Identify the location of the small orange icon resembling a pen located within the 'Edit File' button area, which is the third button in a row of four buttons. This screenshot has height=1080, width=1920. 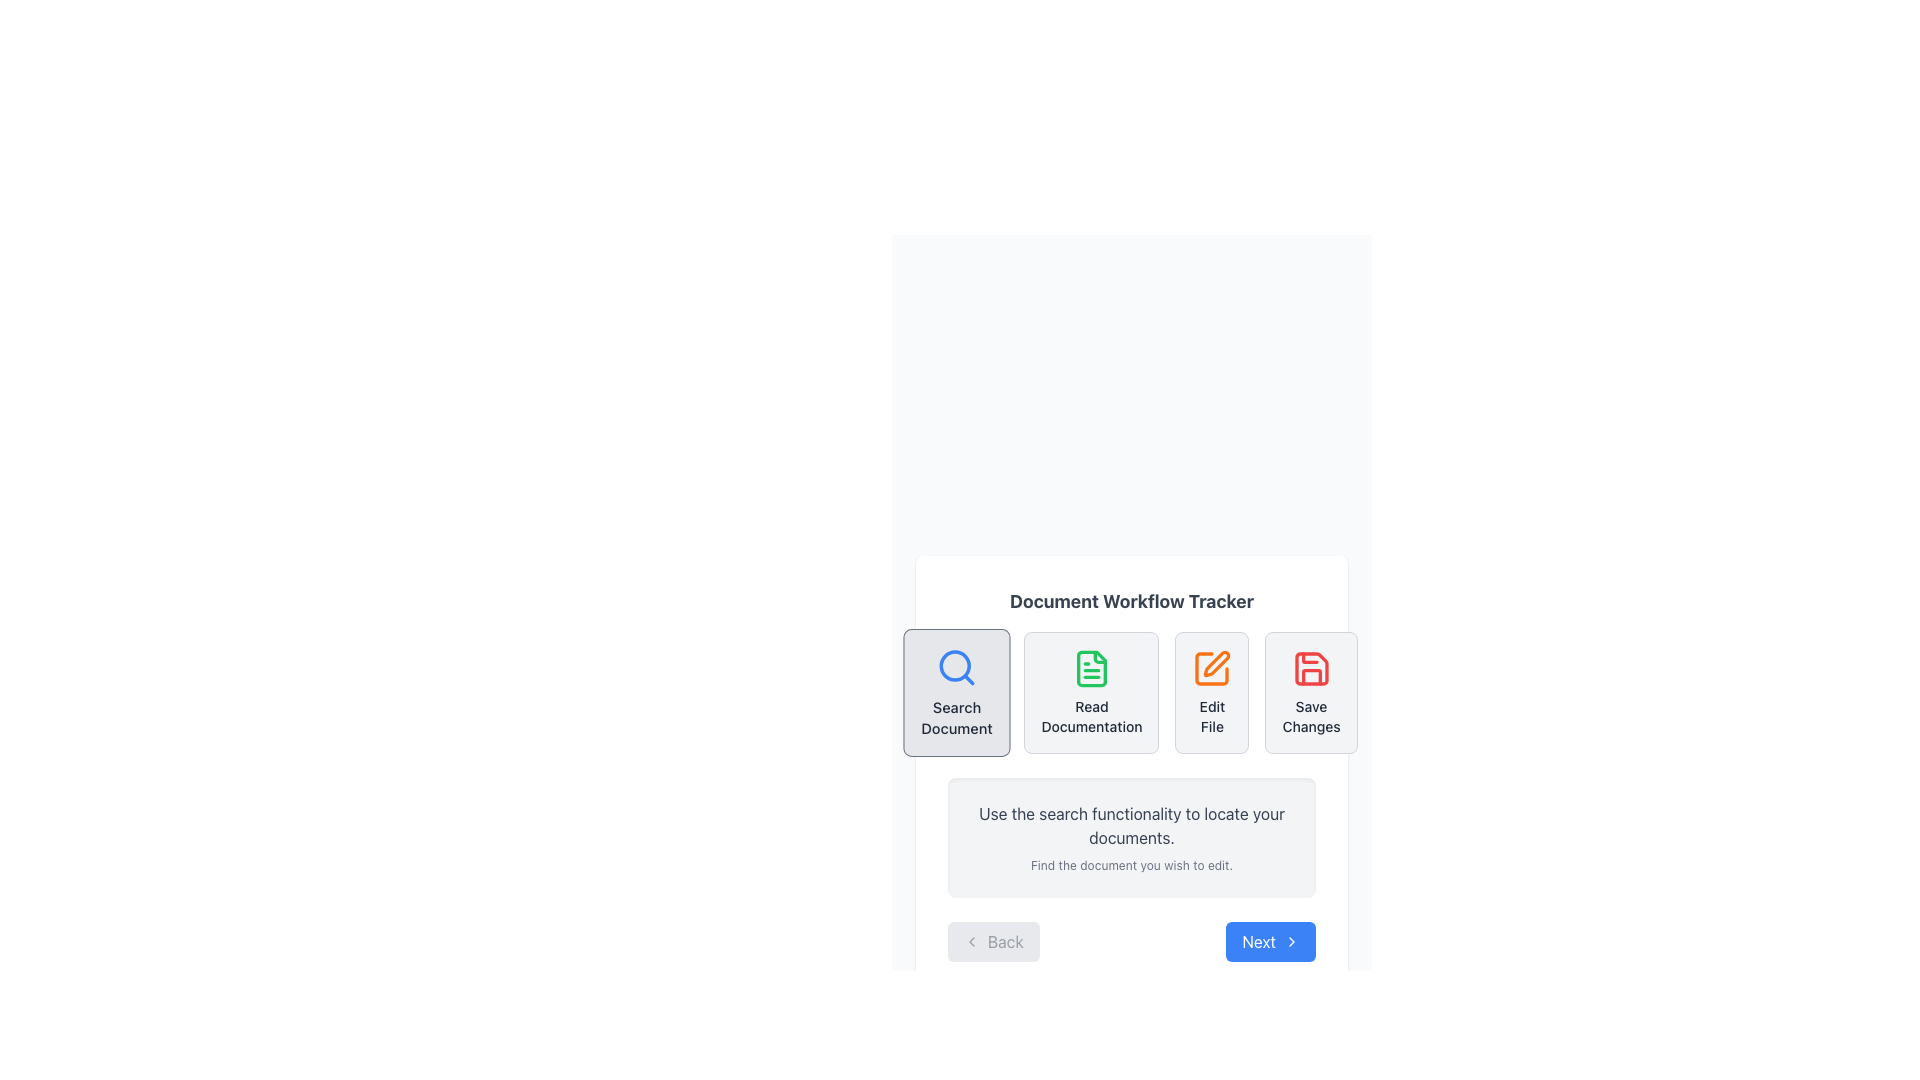
(1216, 663).